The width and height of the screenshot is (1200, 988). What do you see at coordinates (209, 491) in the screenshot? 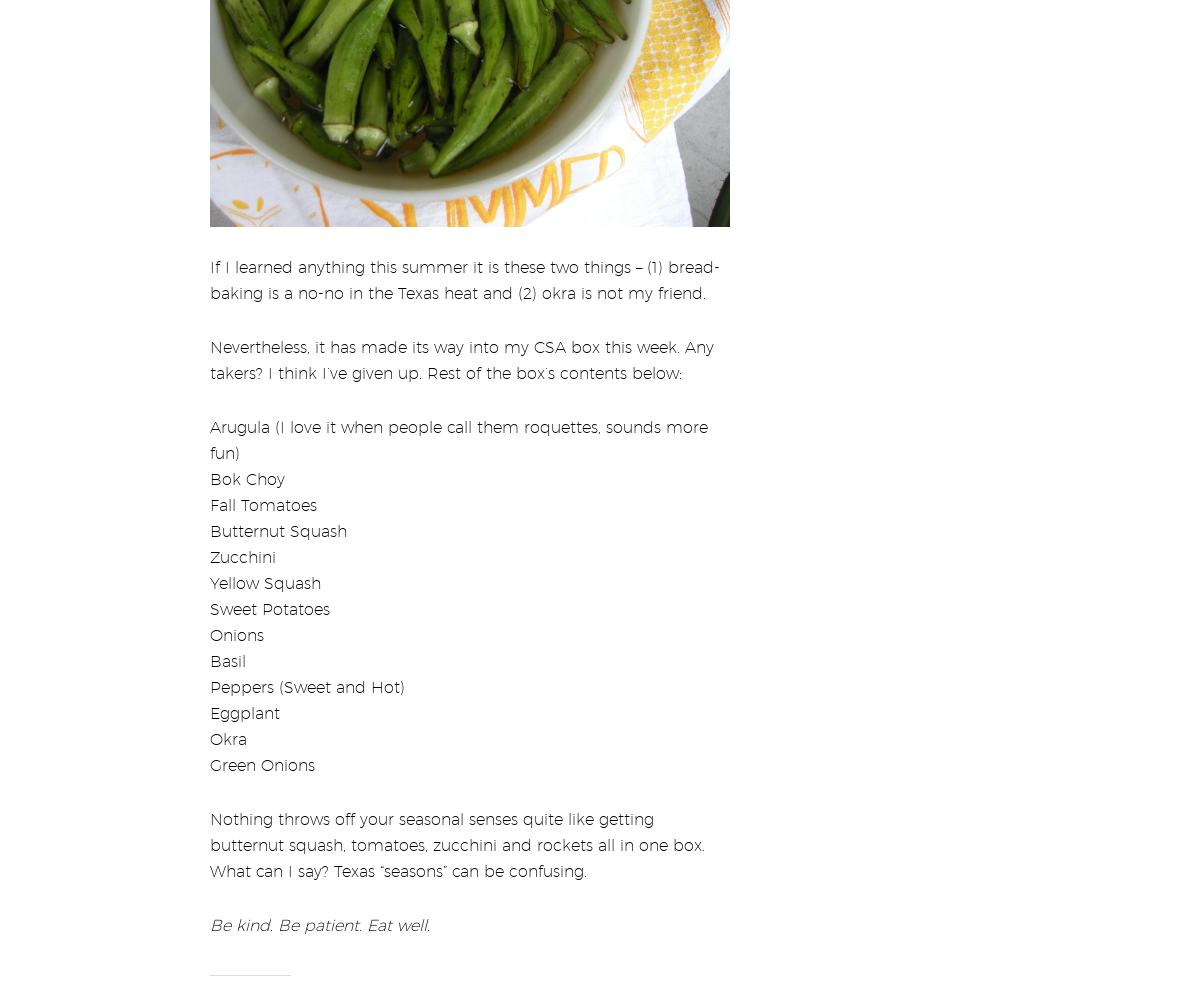
I see `'Fall Tomatoes'` at bounding box center [209, 491].